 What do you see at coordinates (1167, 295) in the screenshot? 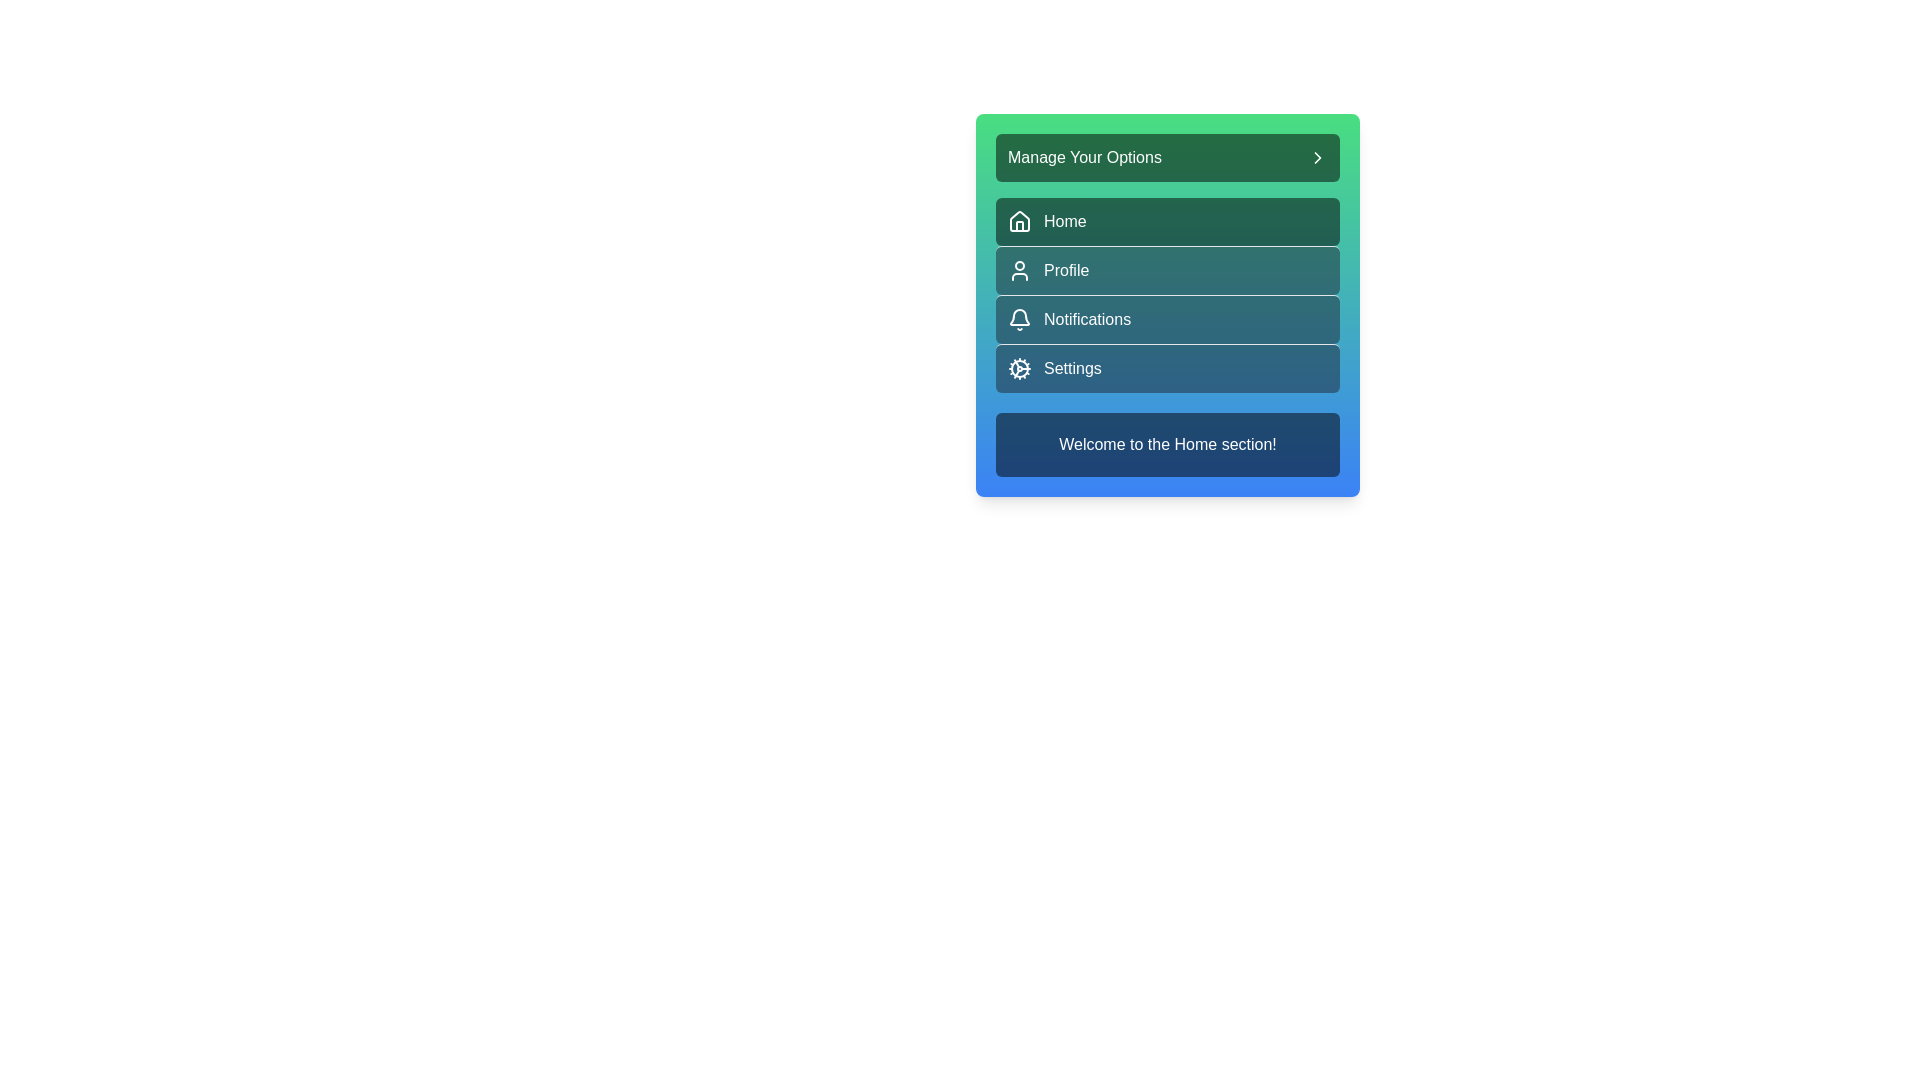
I see `the 'Profile' menu item, which is the second item in the vertical menu` at bounding box center [1167, 295].